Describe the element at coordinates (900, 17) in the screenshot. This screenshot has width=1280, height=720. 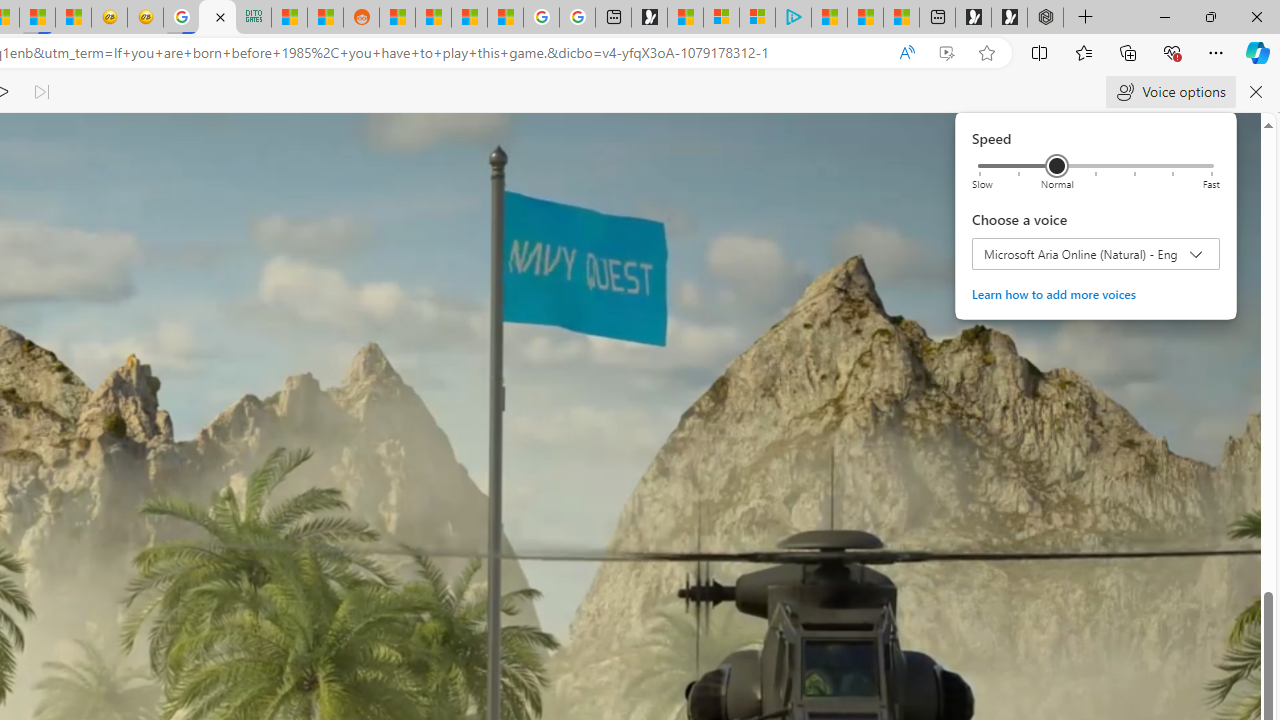
I see `'These 3 Stocks Pay You More Than 5% to Own Them'` at that location.